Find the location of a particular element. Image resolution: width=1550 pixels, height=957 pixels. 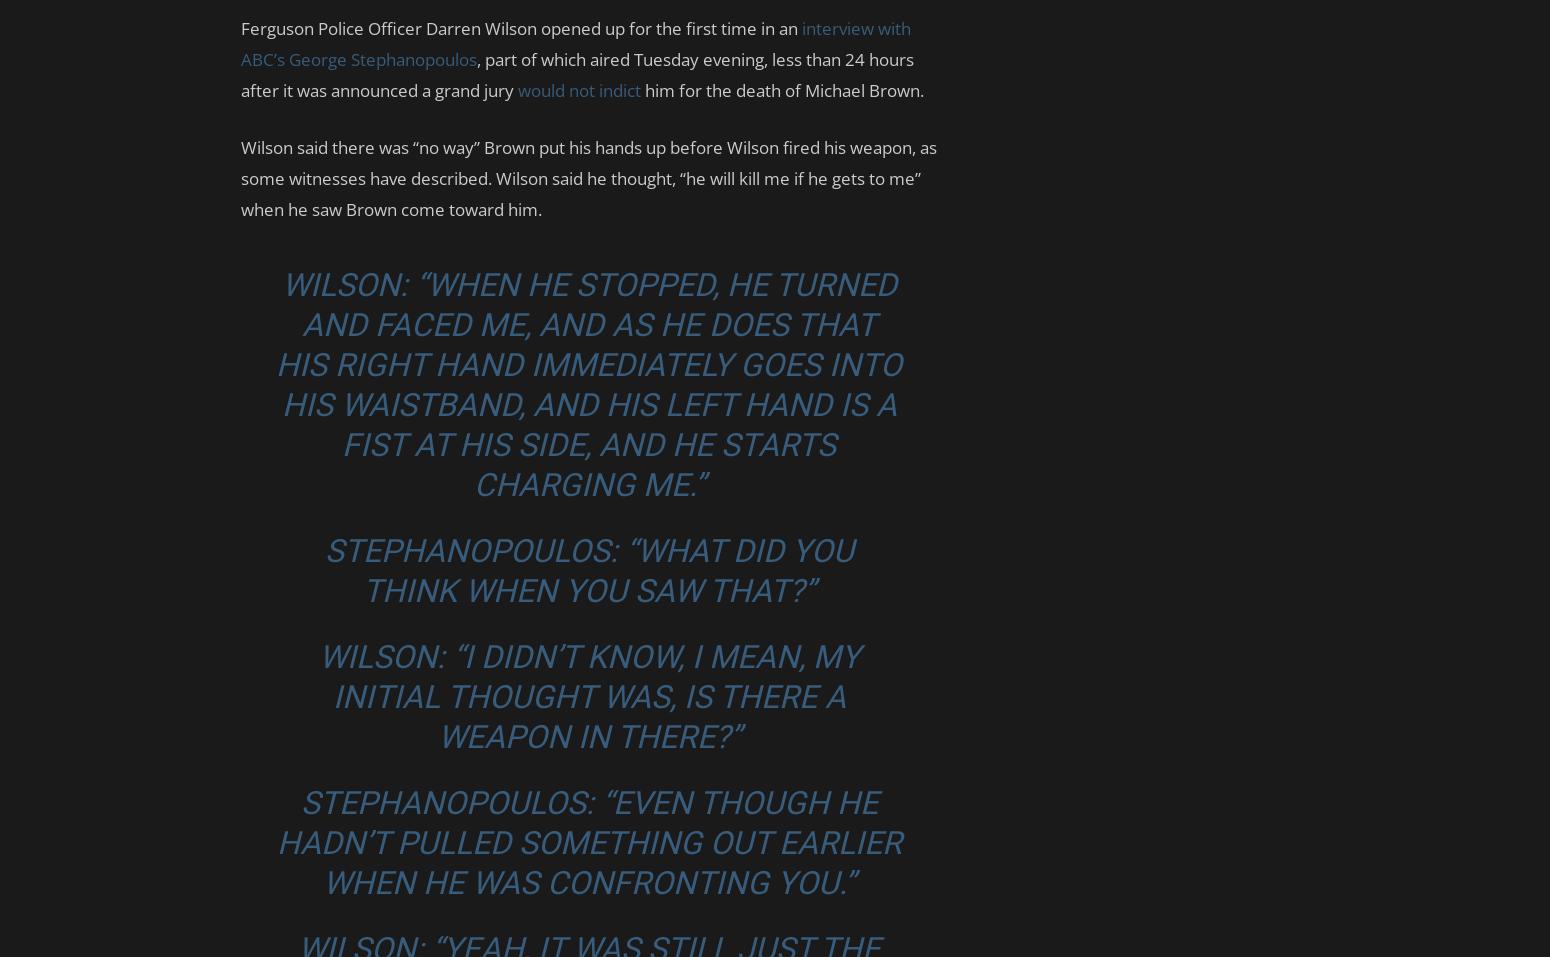

'Wilson: “I didn’t know, I mean, my initial thought was, is there a weapon in there?”' is located at coordinates (588, 696).